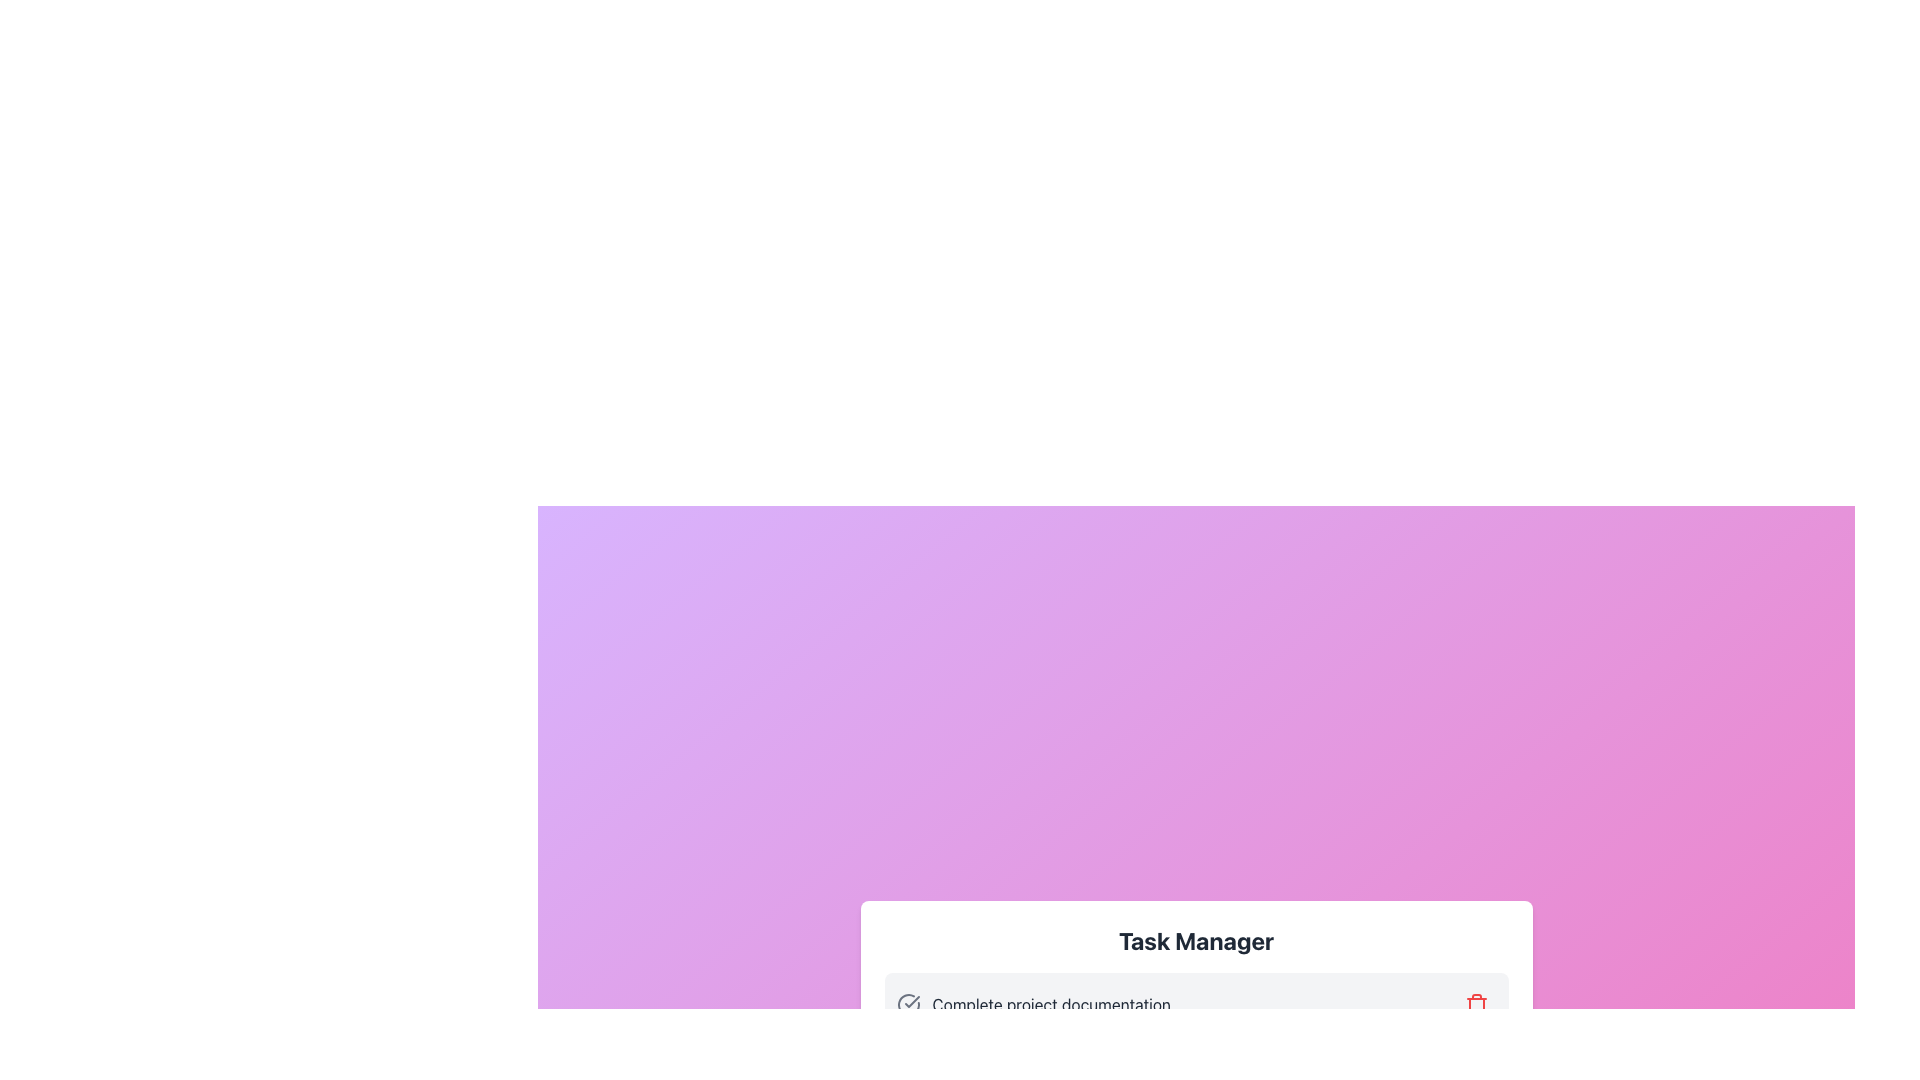 This screenshot has width=1920, height=1080. What do you see at coordinates (907, 1005) in the screenshot?
I see `the circular checkmark icon located to the left of the text 'Complete project documentation'` at bounding box center [907, 1005].